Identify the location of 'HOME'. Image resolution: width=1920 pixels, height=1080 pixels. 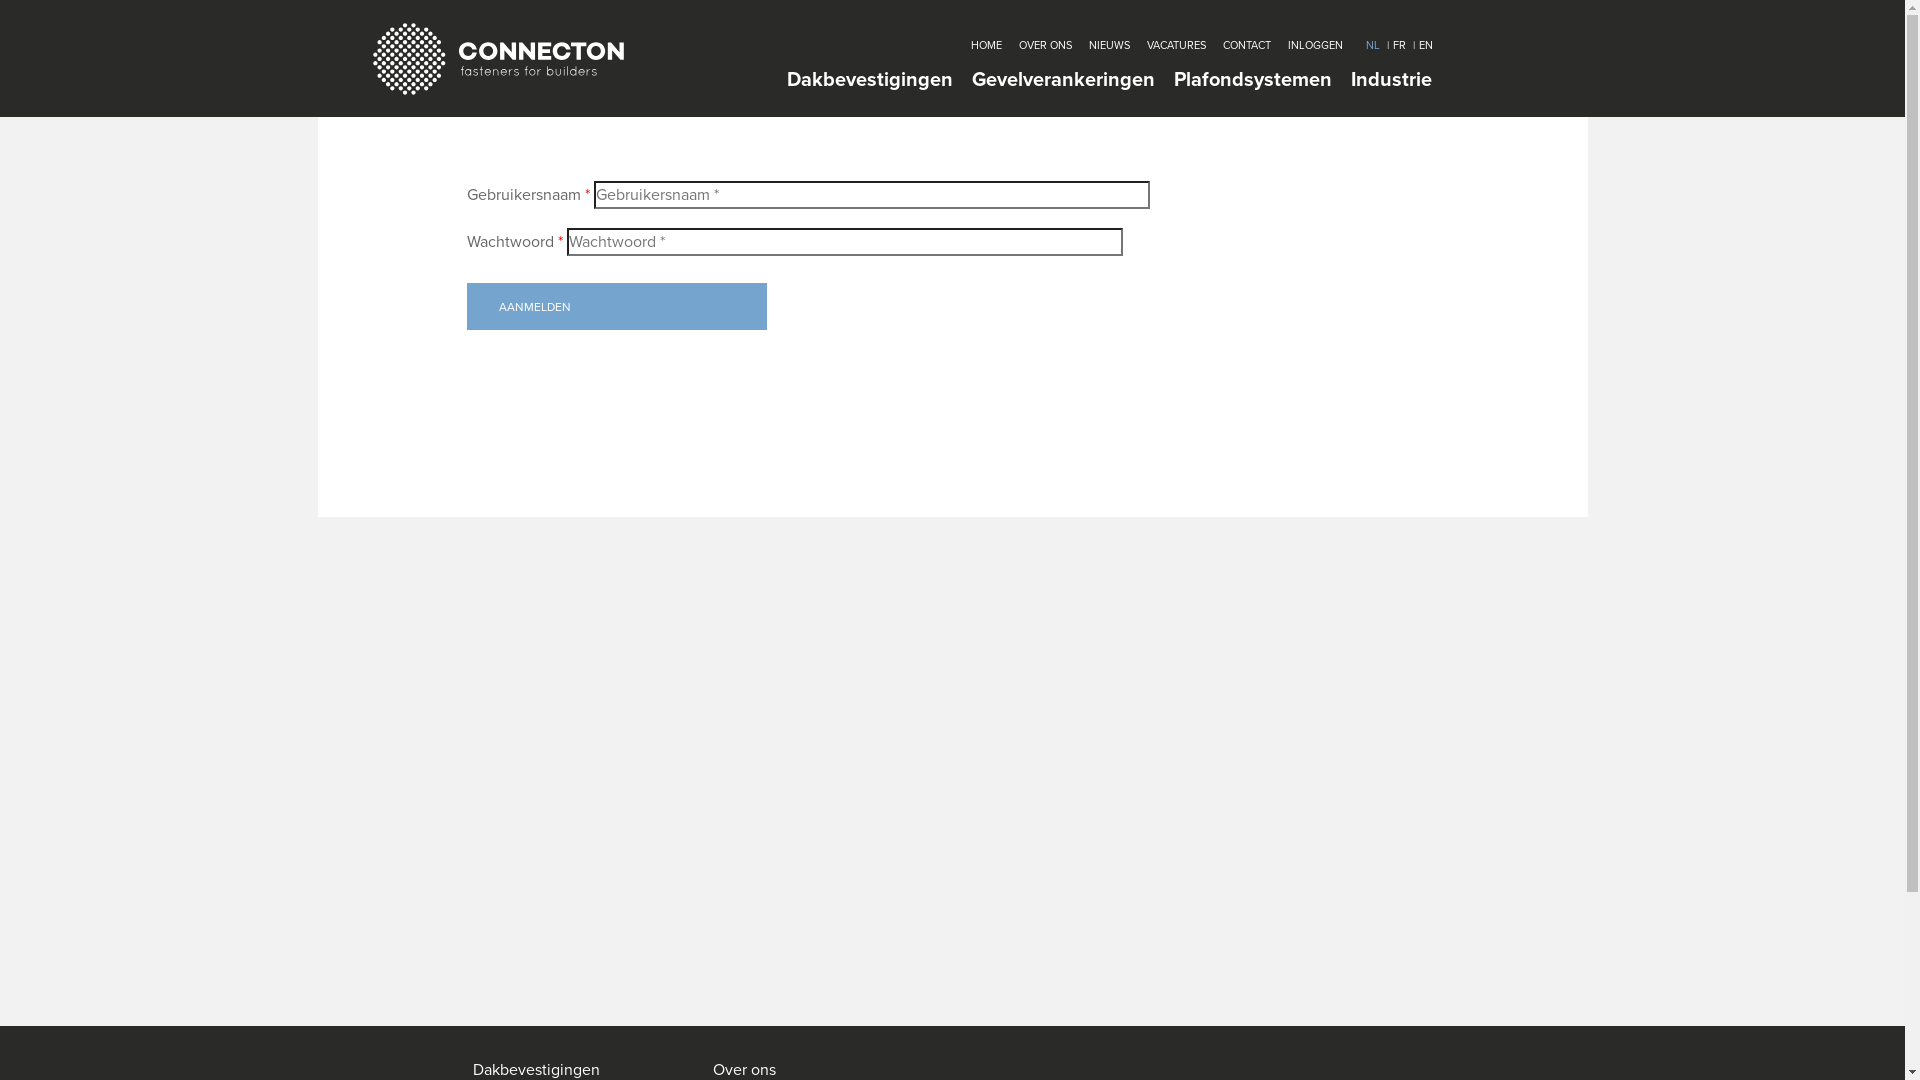
(985, 45).